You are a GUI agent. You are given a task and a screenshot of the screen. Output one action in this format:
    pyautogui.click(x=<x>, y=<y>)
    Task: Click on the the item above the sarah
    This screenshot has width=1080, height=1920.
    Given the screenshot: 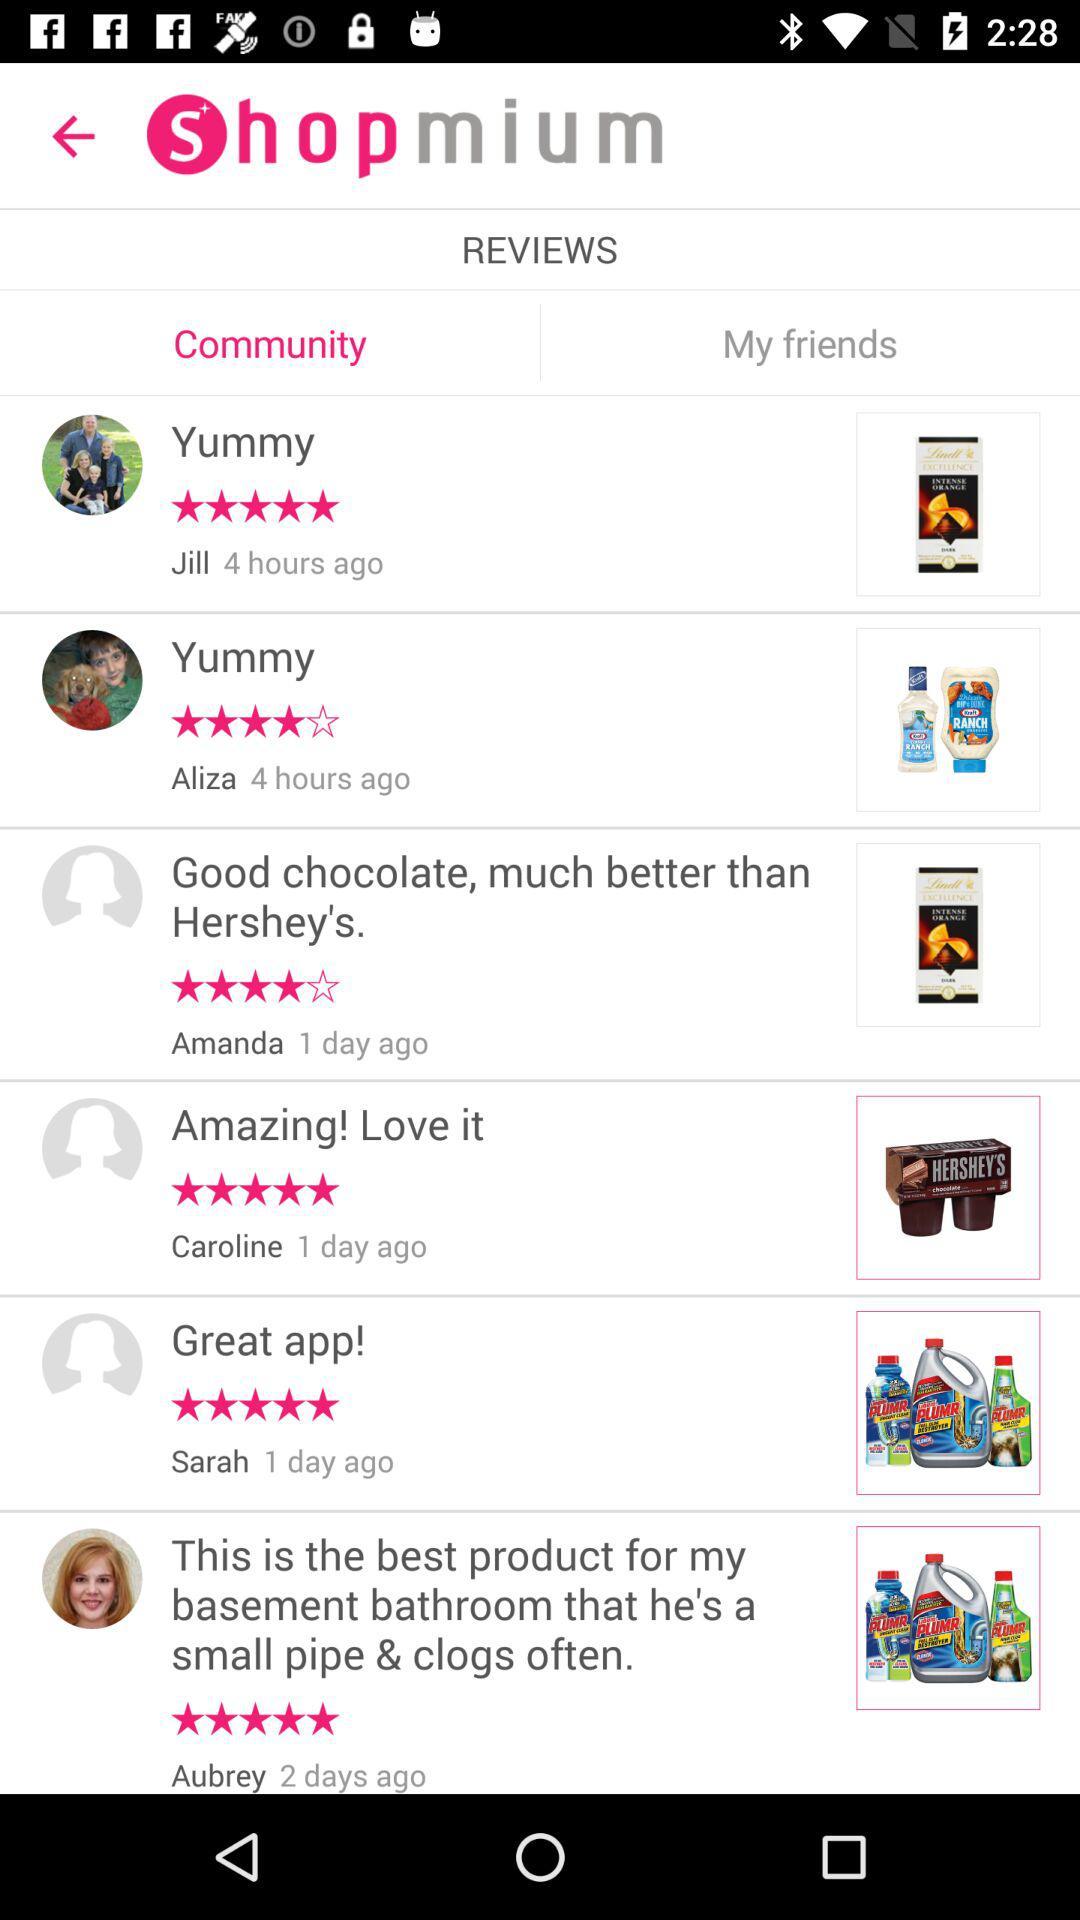 What is the action you would take?
    pyautogui.click(x=254, y=1403)
    